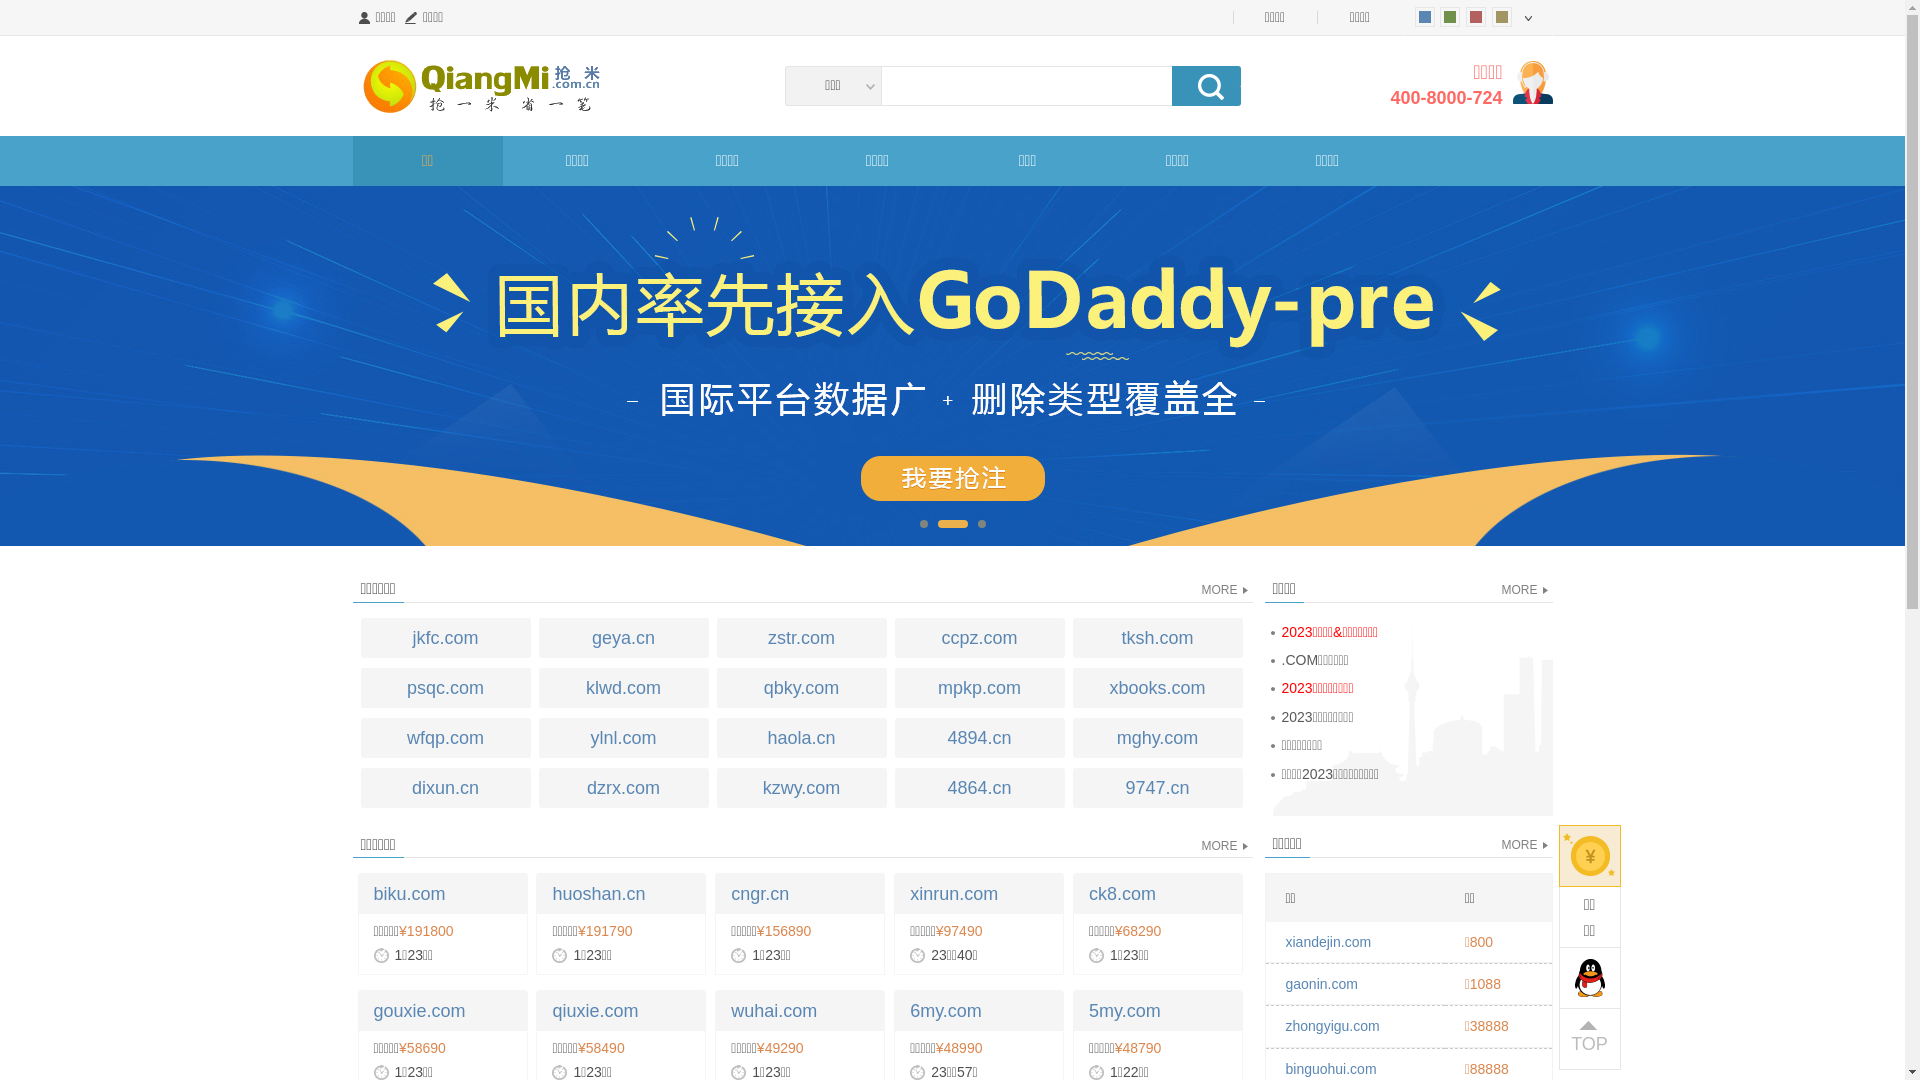 The height and width of the screenshot is (1080, 1920). I want to click on 'mghy.com', so click(1070, 737).